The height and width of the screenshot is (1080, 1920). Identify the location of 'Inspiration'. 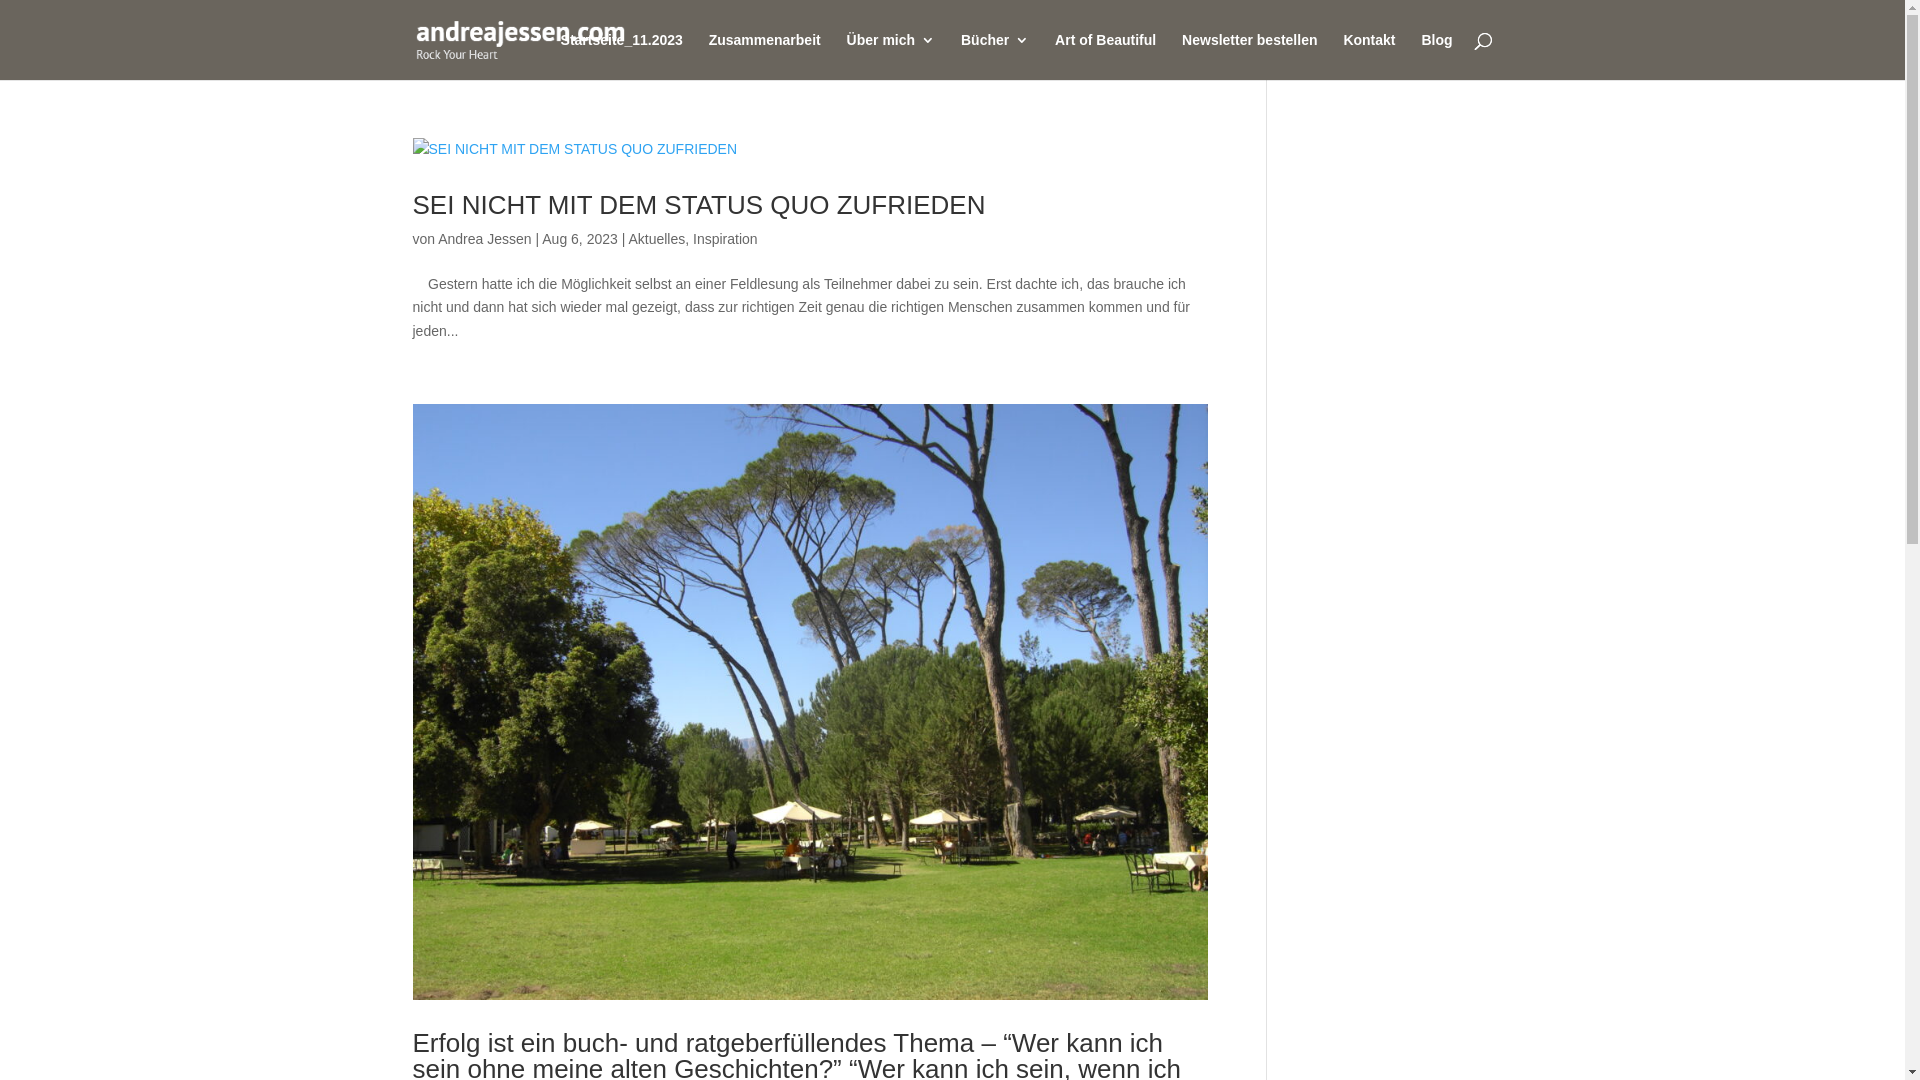
(724, 238).